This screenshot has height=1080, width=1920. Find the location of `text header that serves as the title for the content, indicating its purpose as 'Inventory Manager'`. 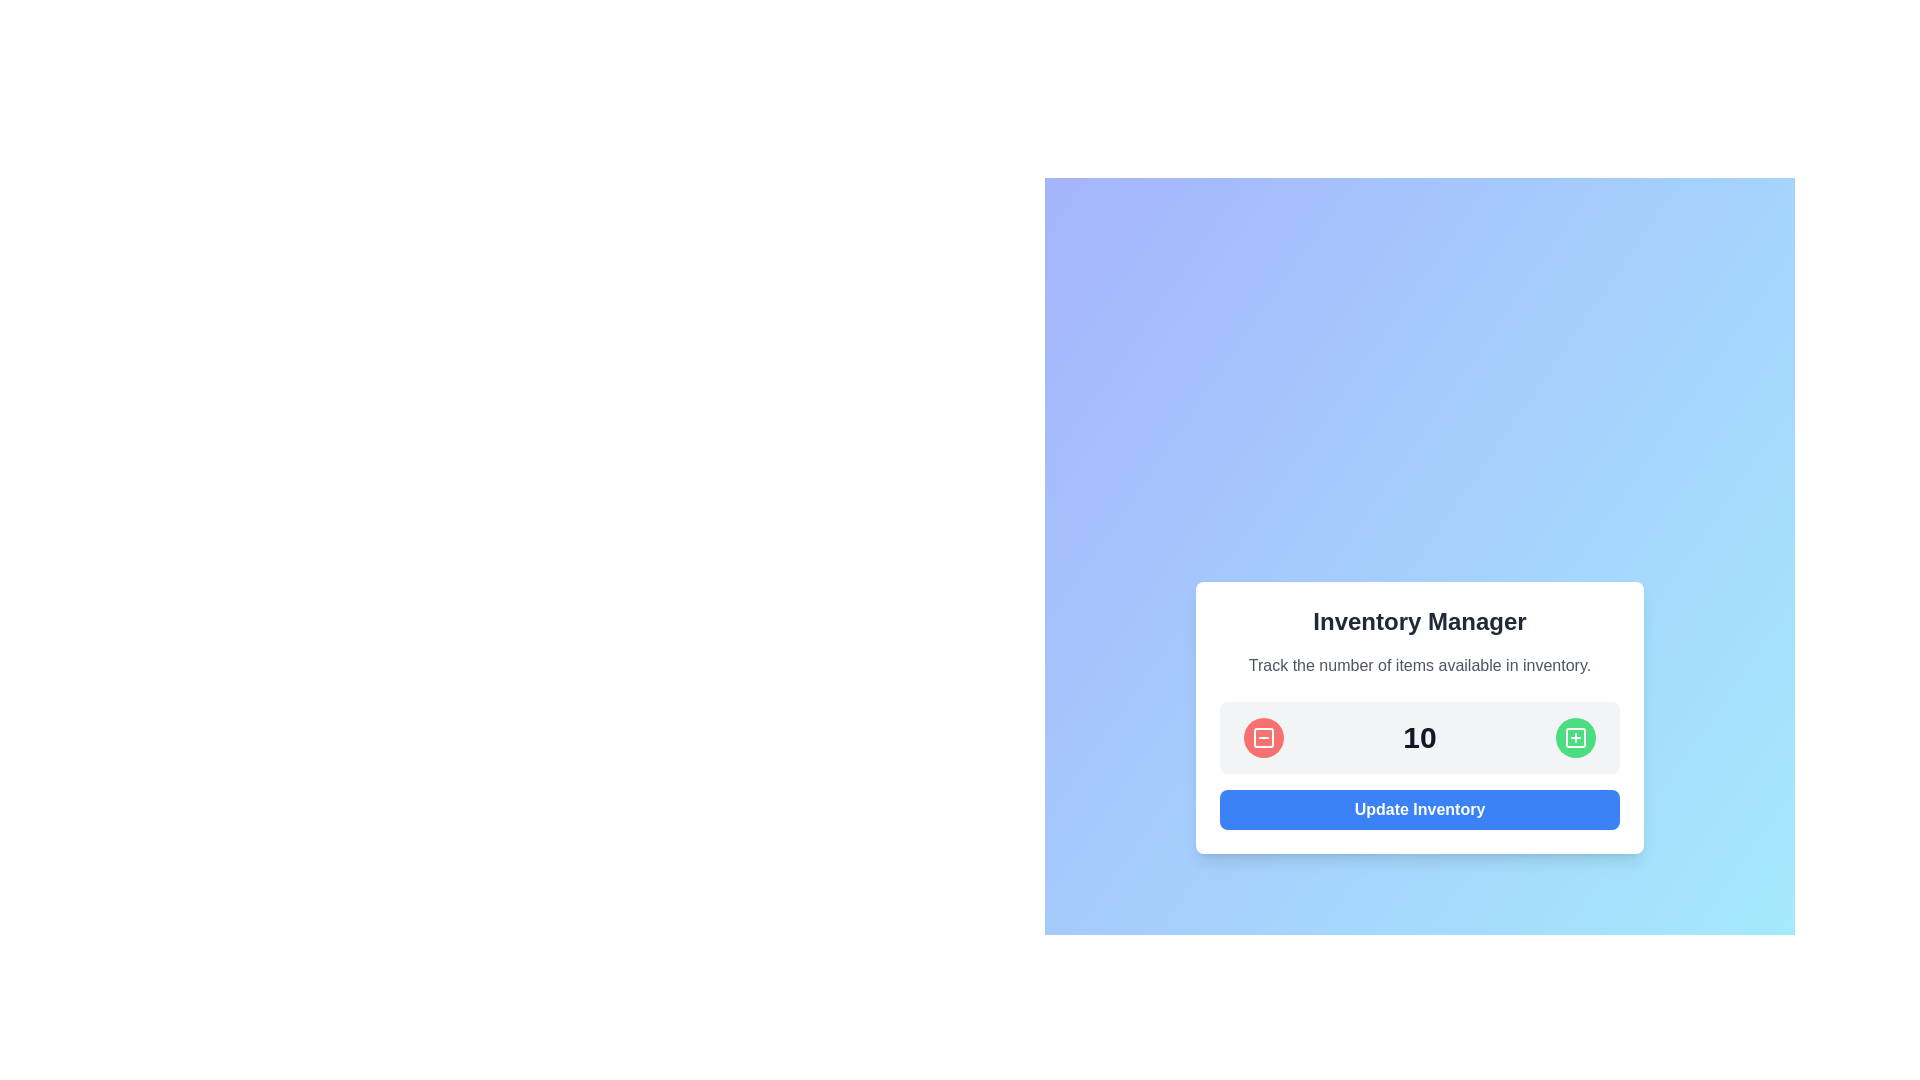

text header that serves as the title for the content, indicating its purpose as 'Inventory Manager' is located at coordinates (1419, 620).